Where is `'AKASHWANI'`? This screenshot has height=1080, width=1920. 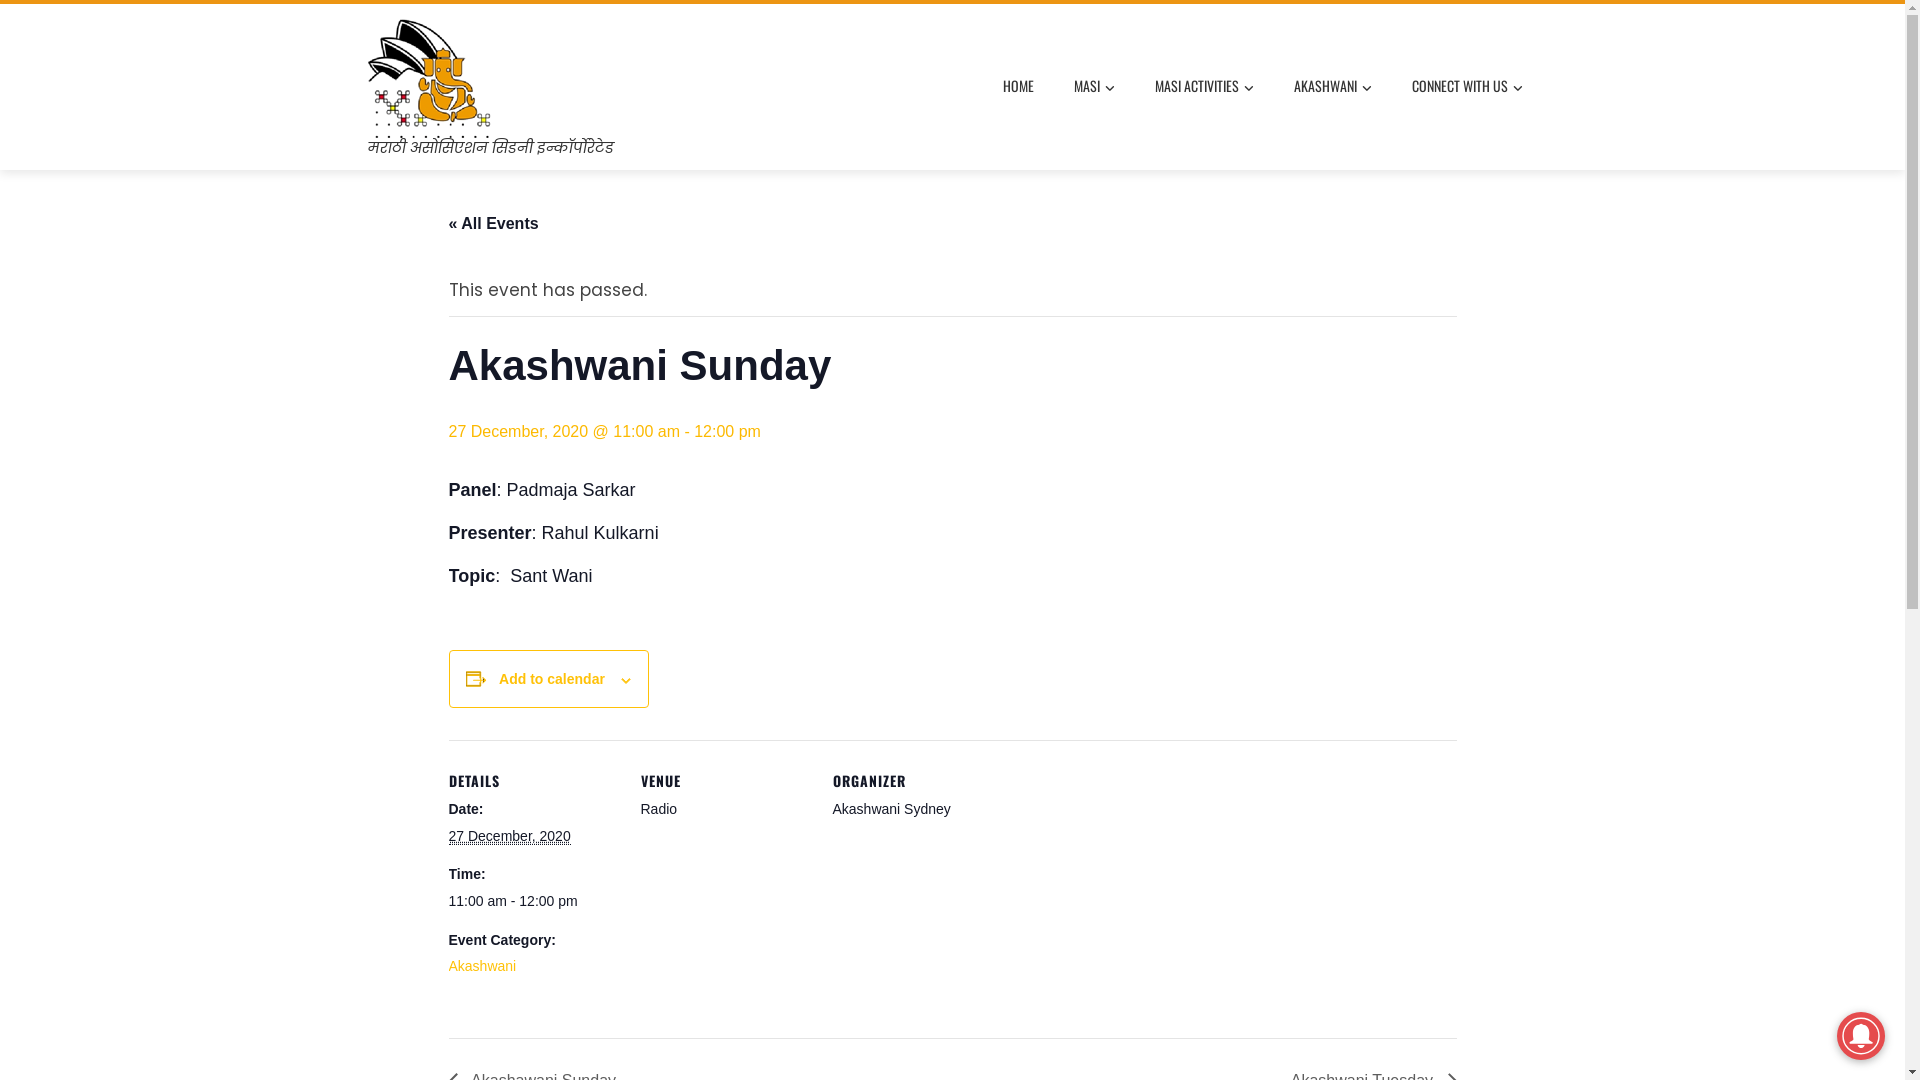
'AKASHWANI' is located at coordinates (1332, 86).